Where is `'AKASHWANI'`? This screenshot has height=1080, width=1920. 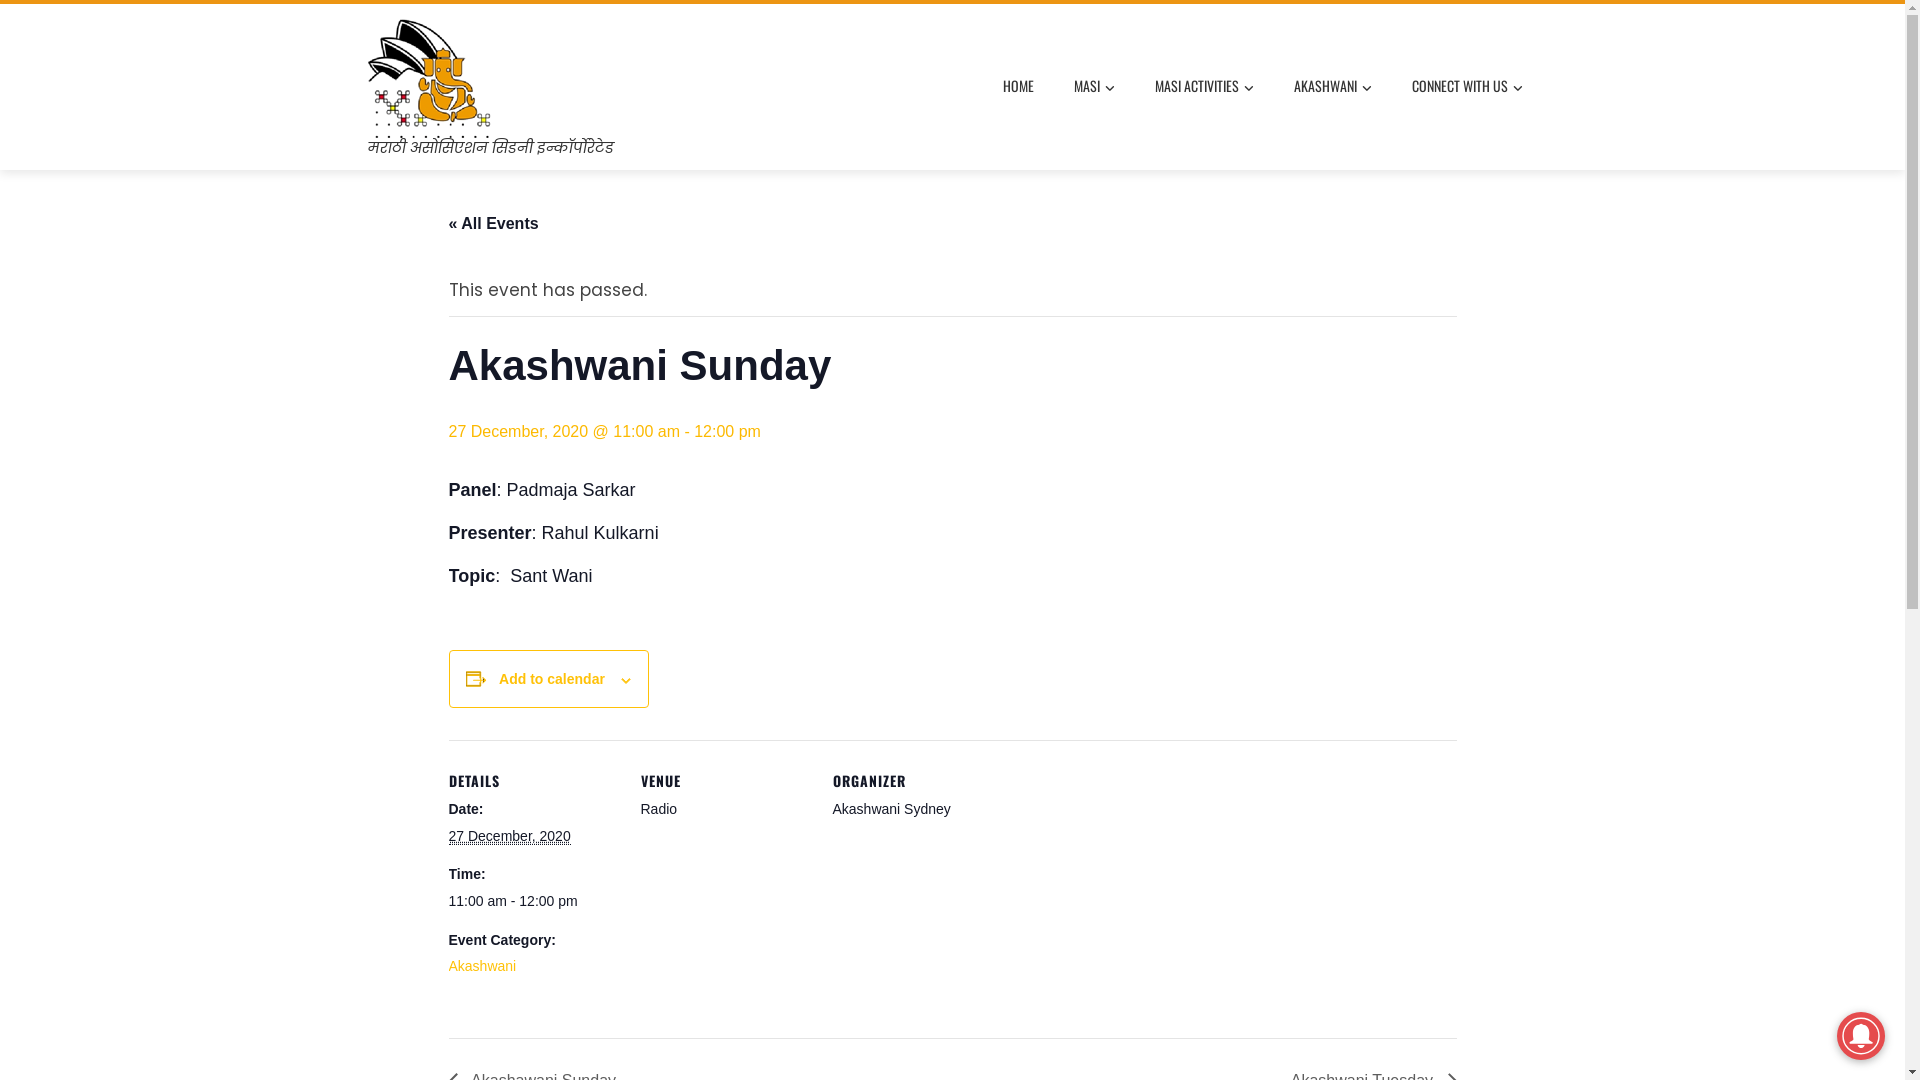
'AKASHWANI' is located at coordinates (1332, 86).